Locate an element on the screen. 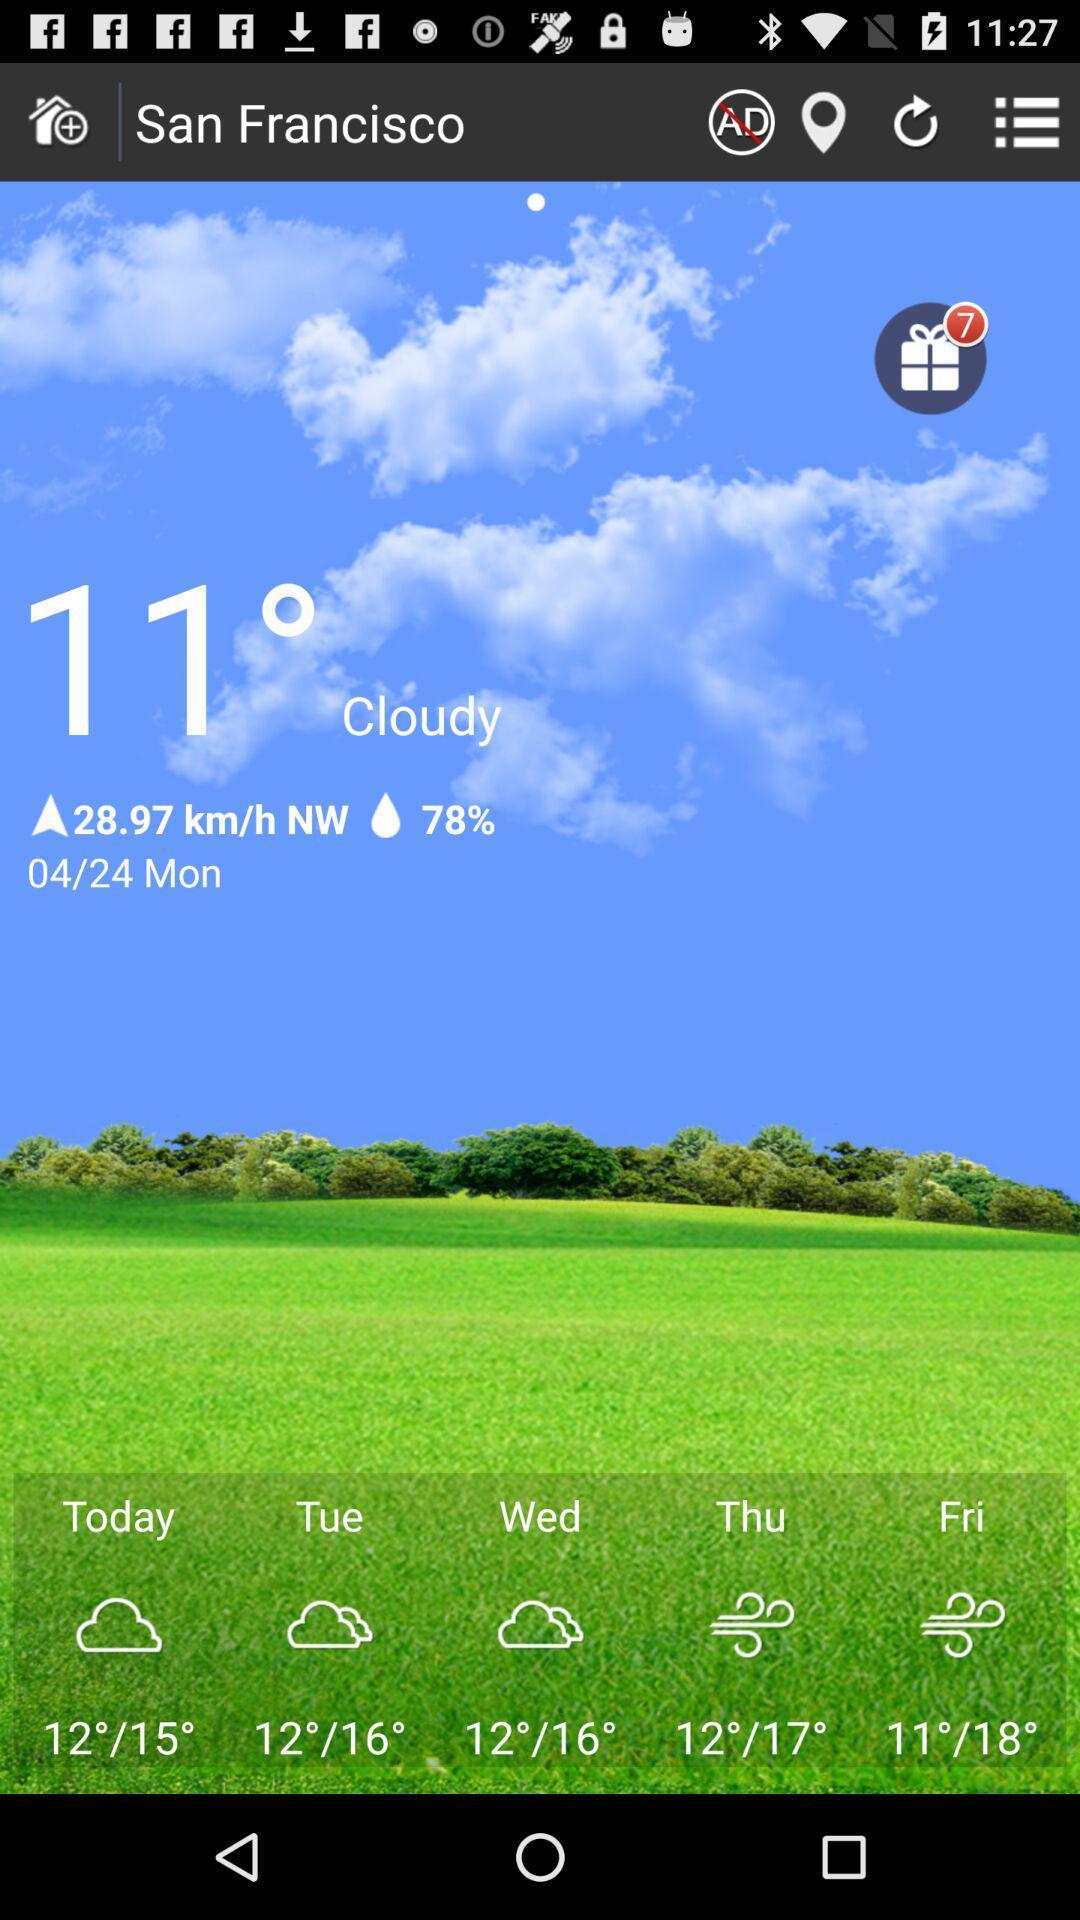 The width and height of the screenshot is (1080, 1920). the home icon is located at coordinates (58, 129).